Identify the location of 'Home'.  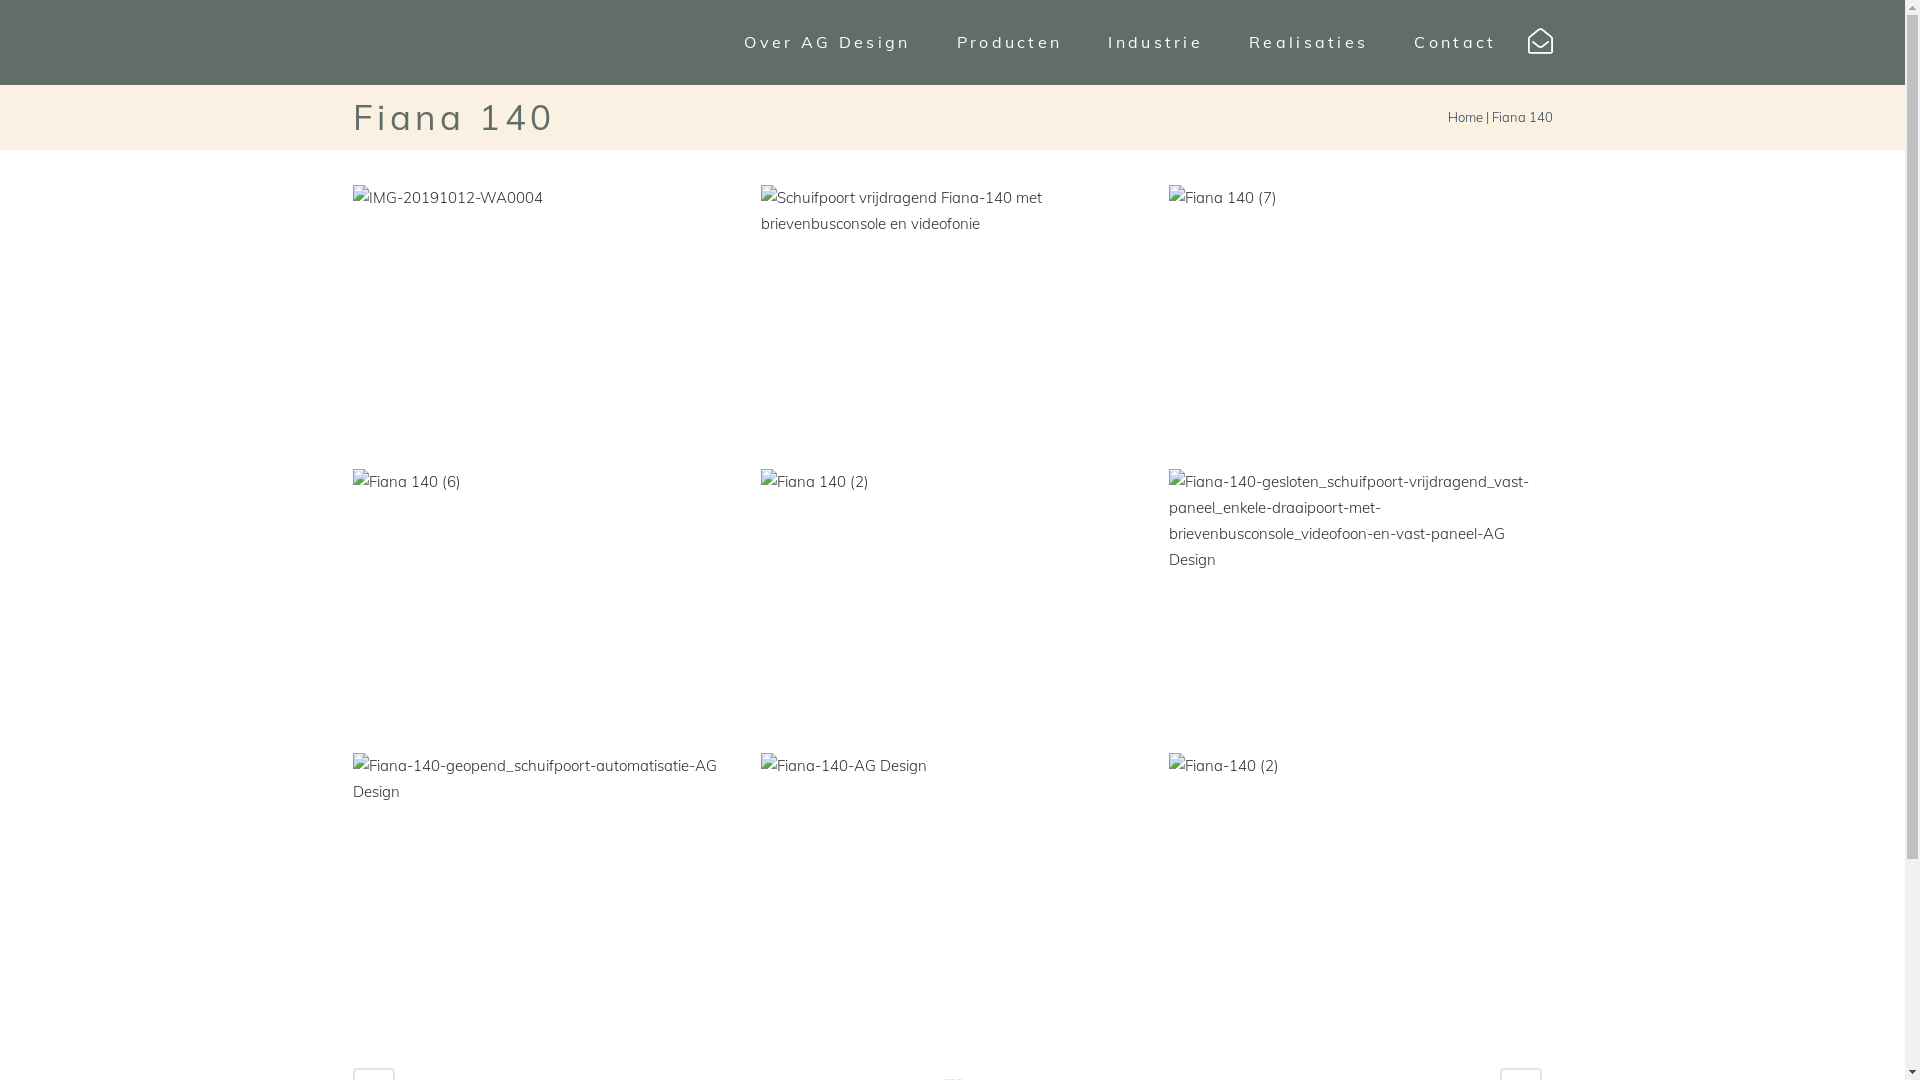
(1465, 116).